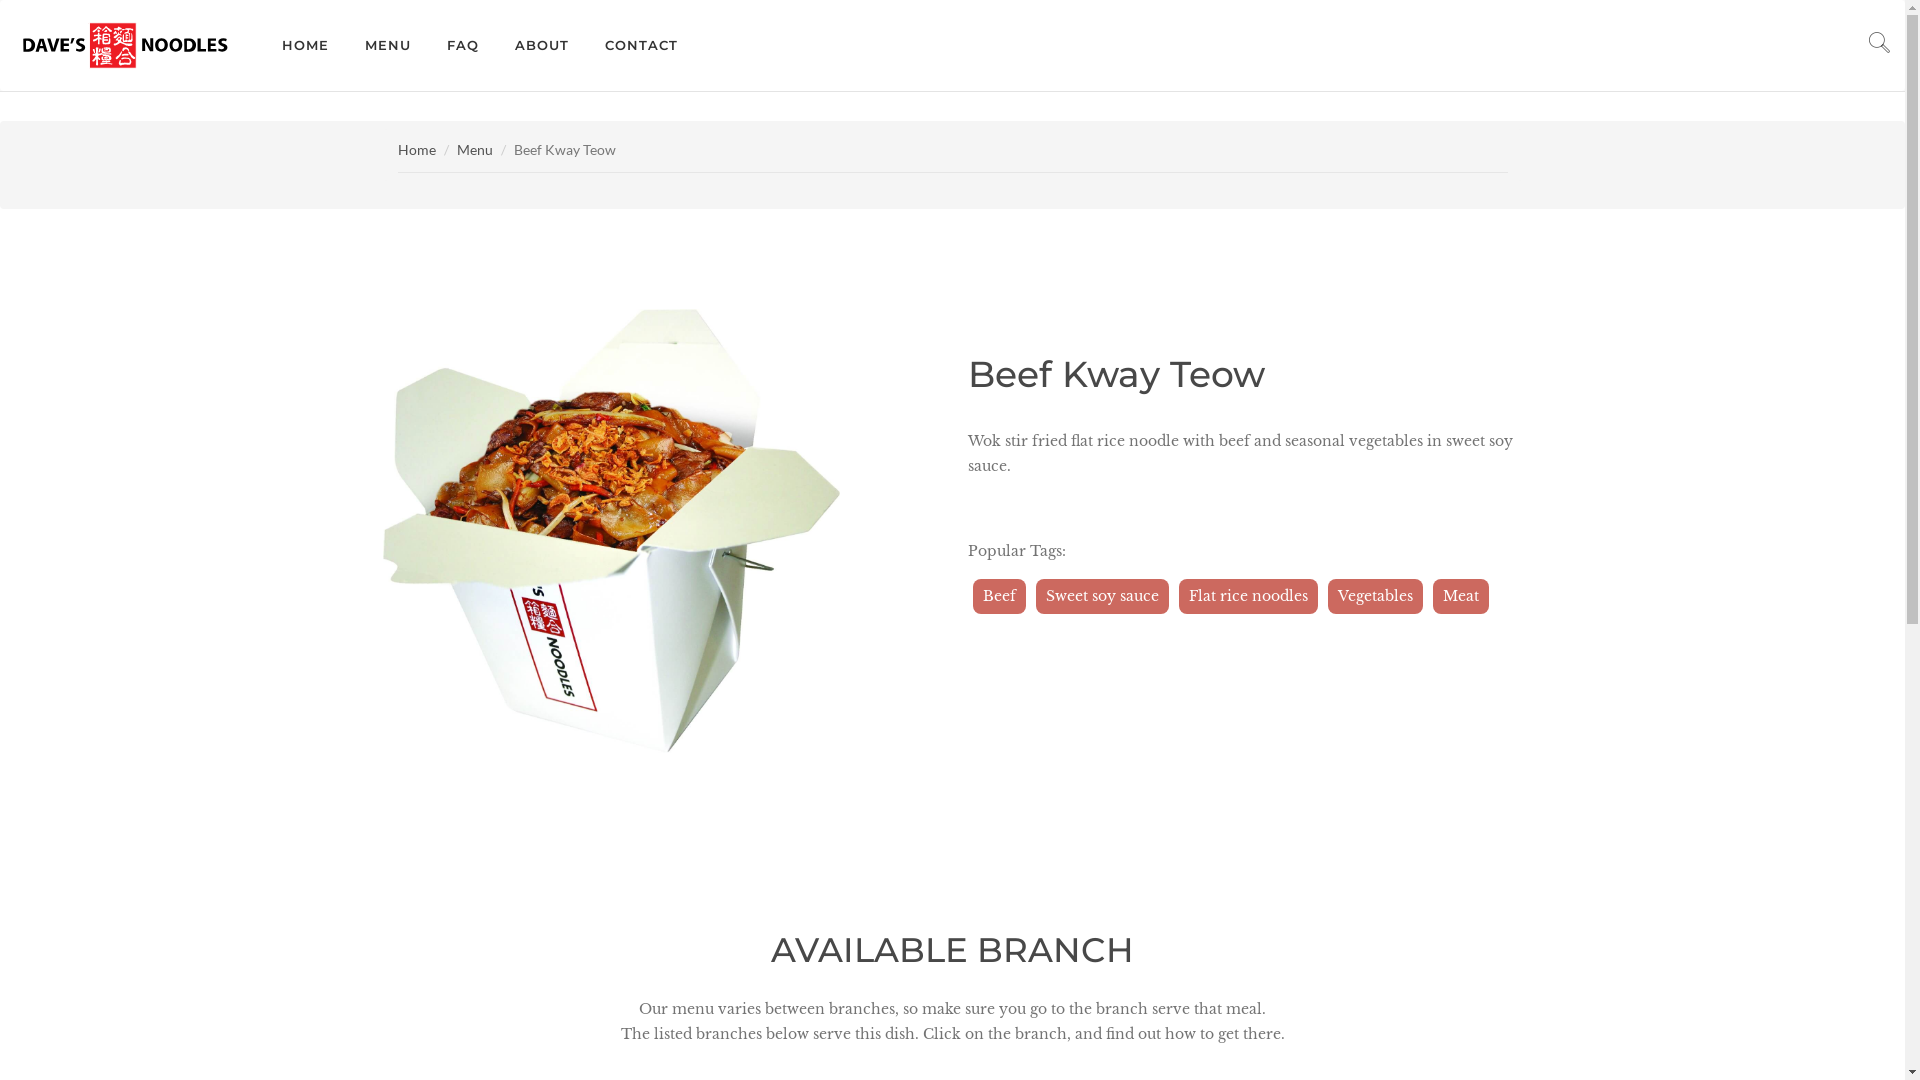 This screenshot has height=1080, width=1920. What do you see at coordinates (641, 45) in the screenshot?
I see `'CONTACT'` at bounding box center [641, 45].